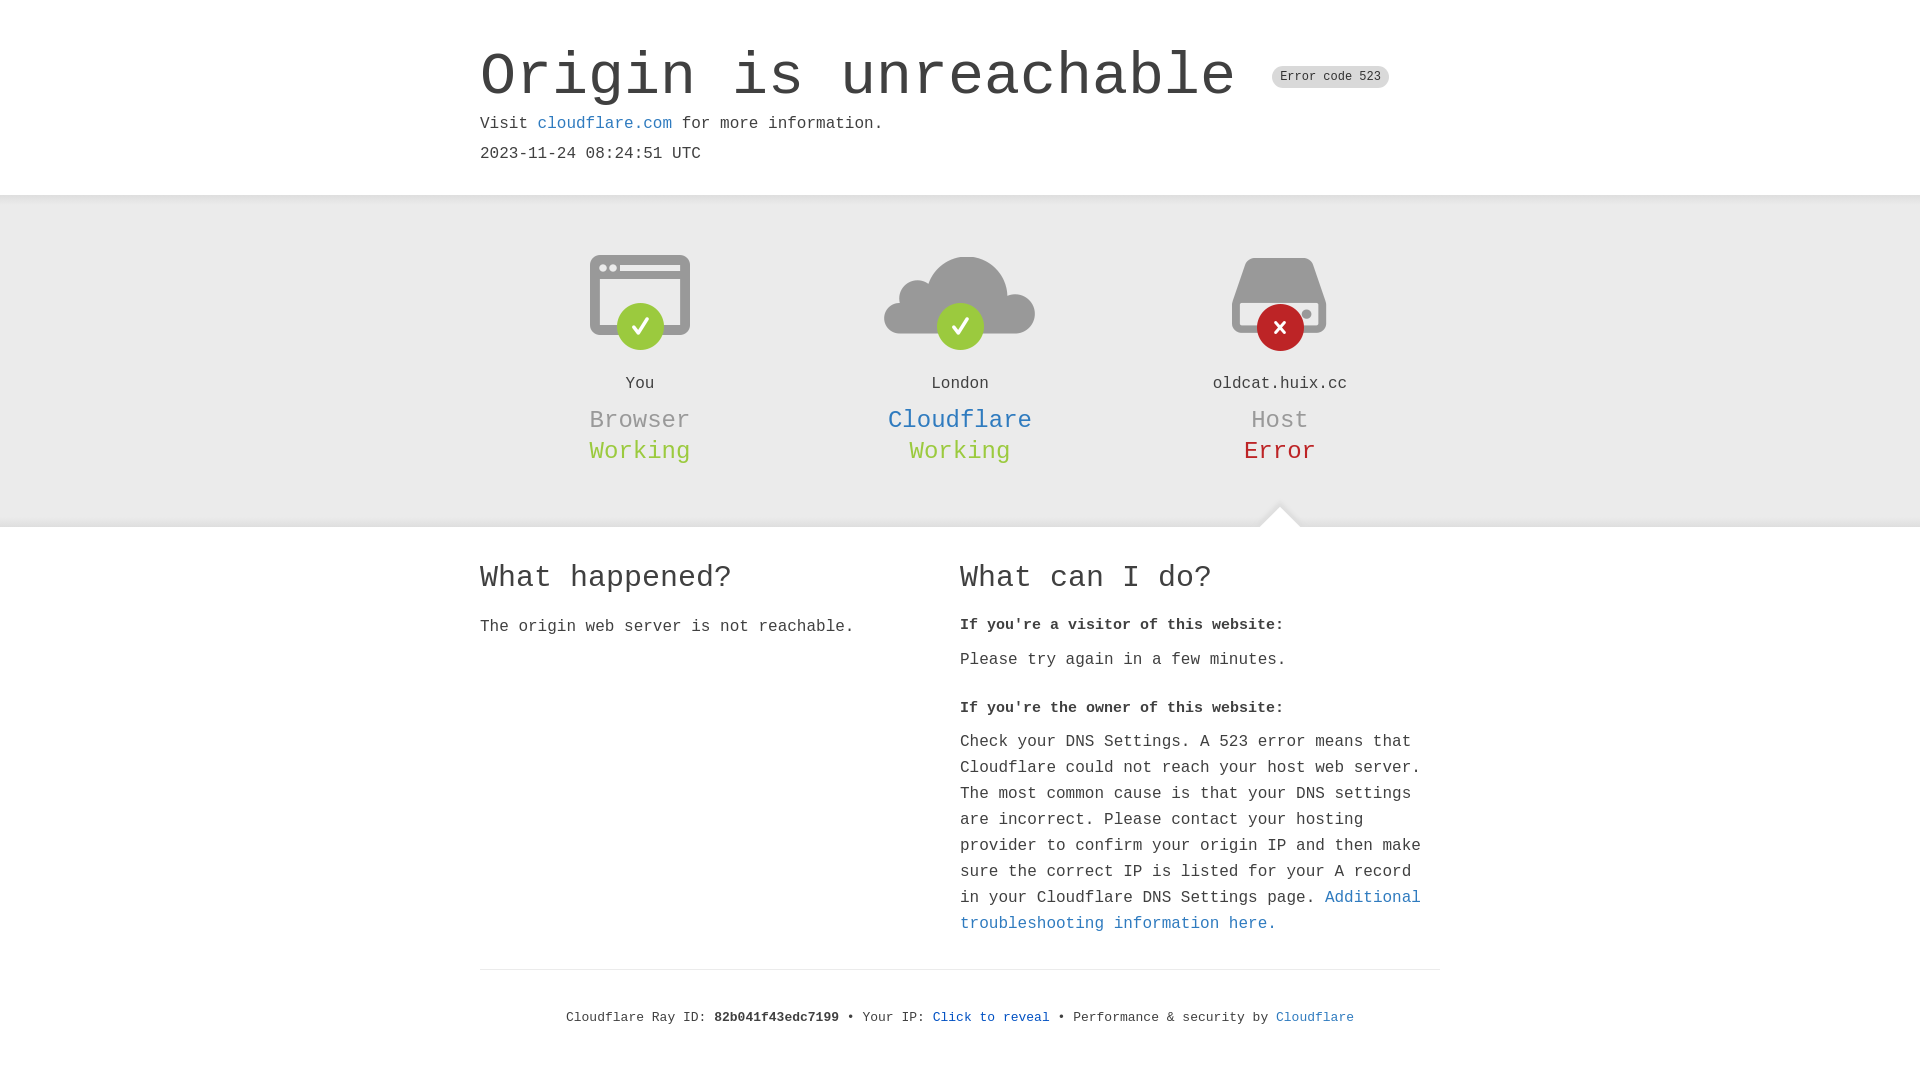 Image resolution: width=1920 pixels, height=1080 pixels. Describe the element at coordinates (960, 419) in the screenshot. I see `'Cloudflare'` at that location.